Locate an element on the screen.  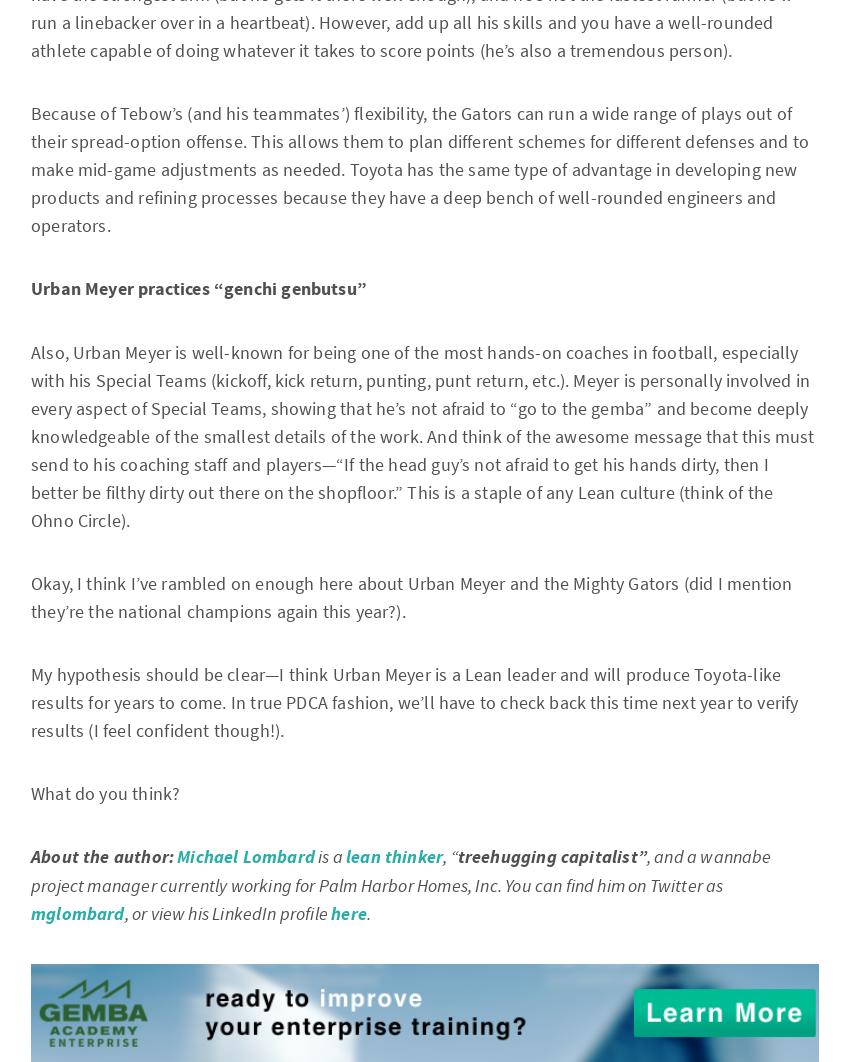
'is a' is located at coordinates (329, 856).